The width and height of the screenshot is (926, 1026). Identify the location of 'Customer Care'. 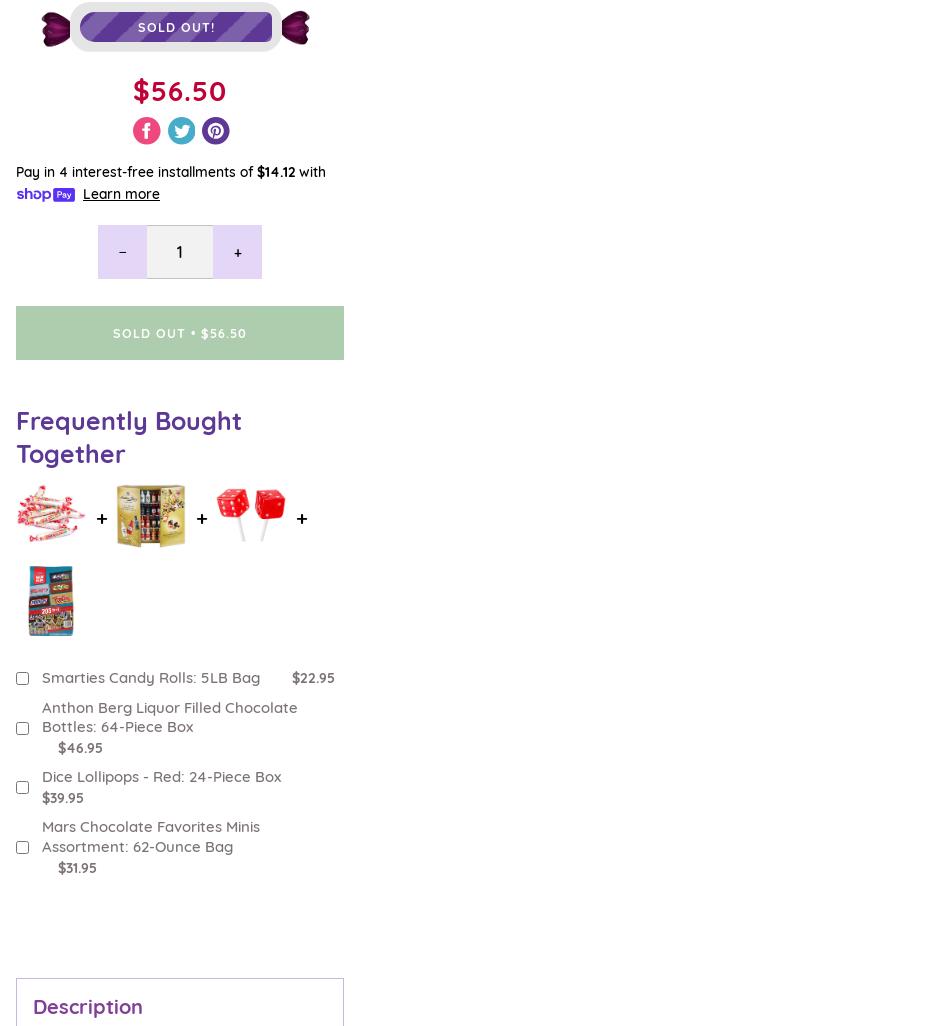
(15, 999).